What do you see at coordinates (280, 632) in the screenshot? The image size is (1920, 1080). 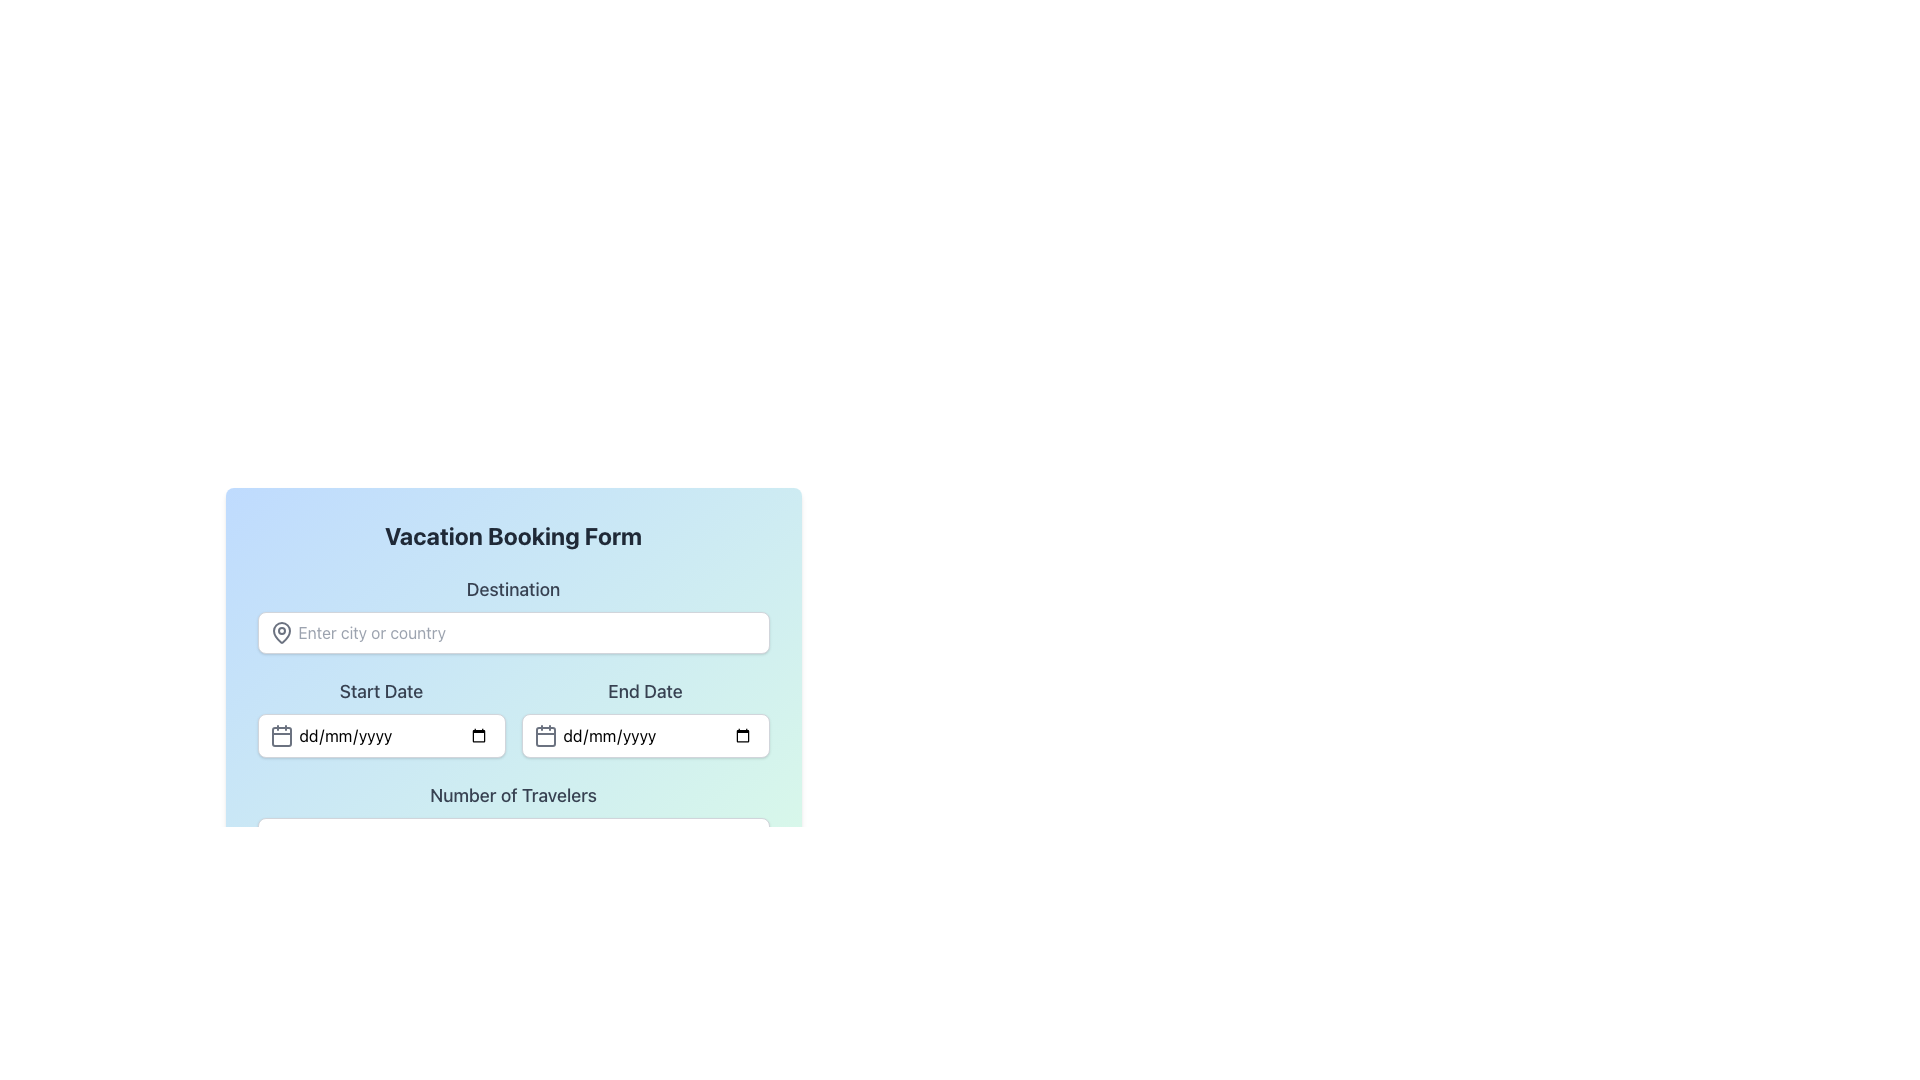 I see `the gray map pin icon located to the left of the 'Enter city or country' text input field in the 'Destination' section of the vacation booking form` at bounding box center [280, 632].